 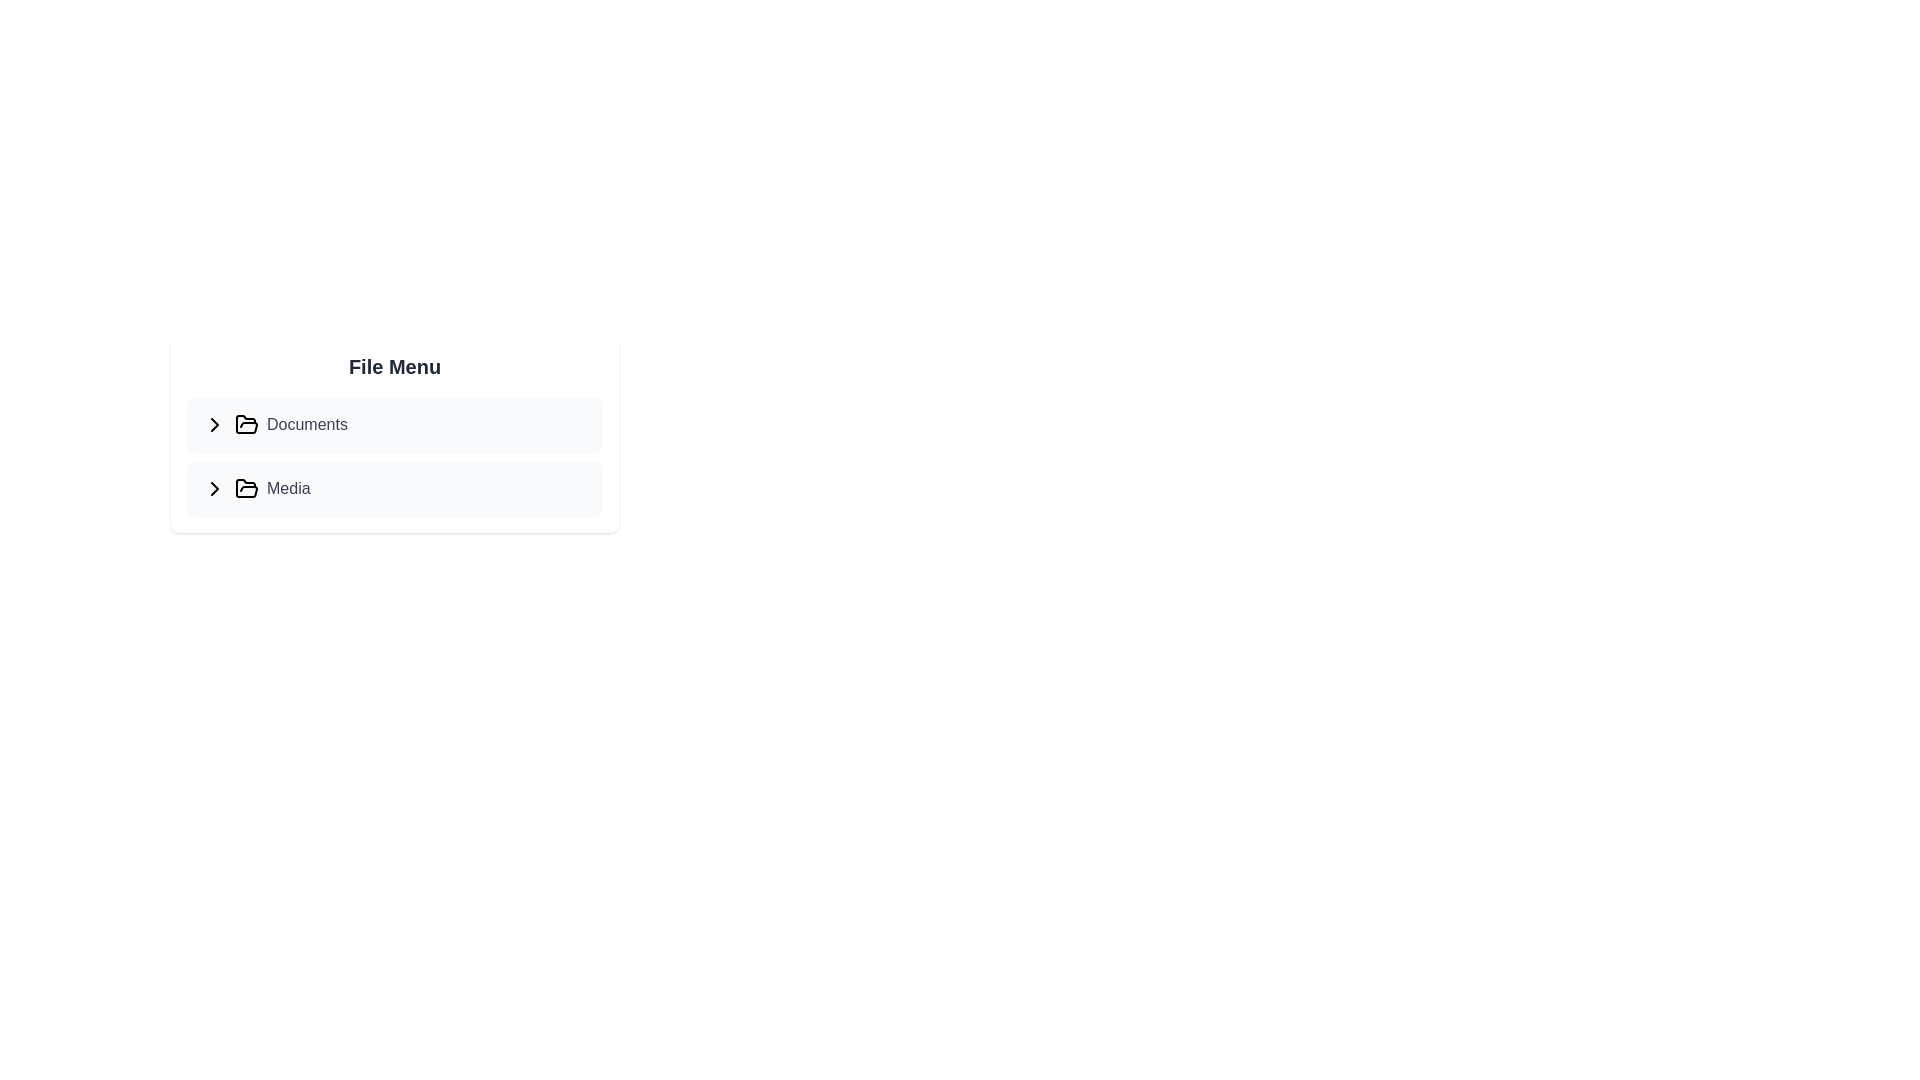 What do you see at coordinates (215, 423) in the screenshot?
I see `the chevron icon` at bounding box center [215, 423].